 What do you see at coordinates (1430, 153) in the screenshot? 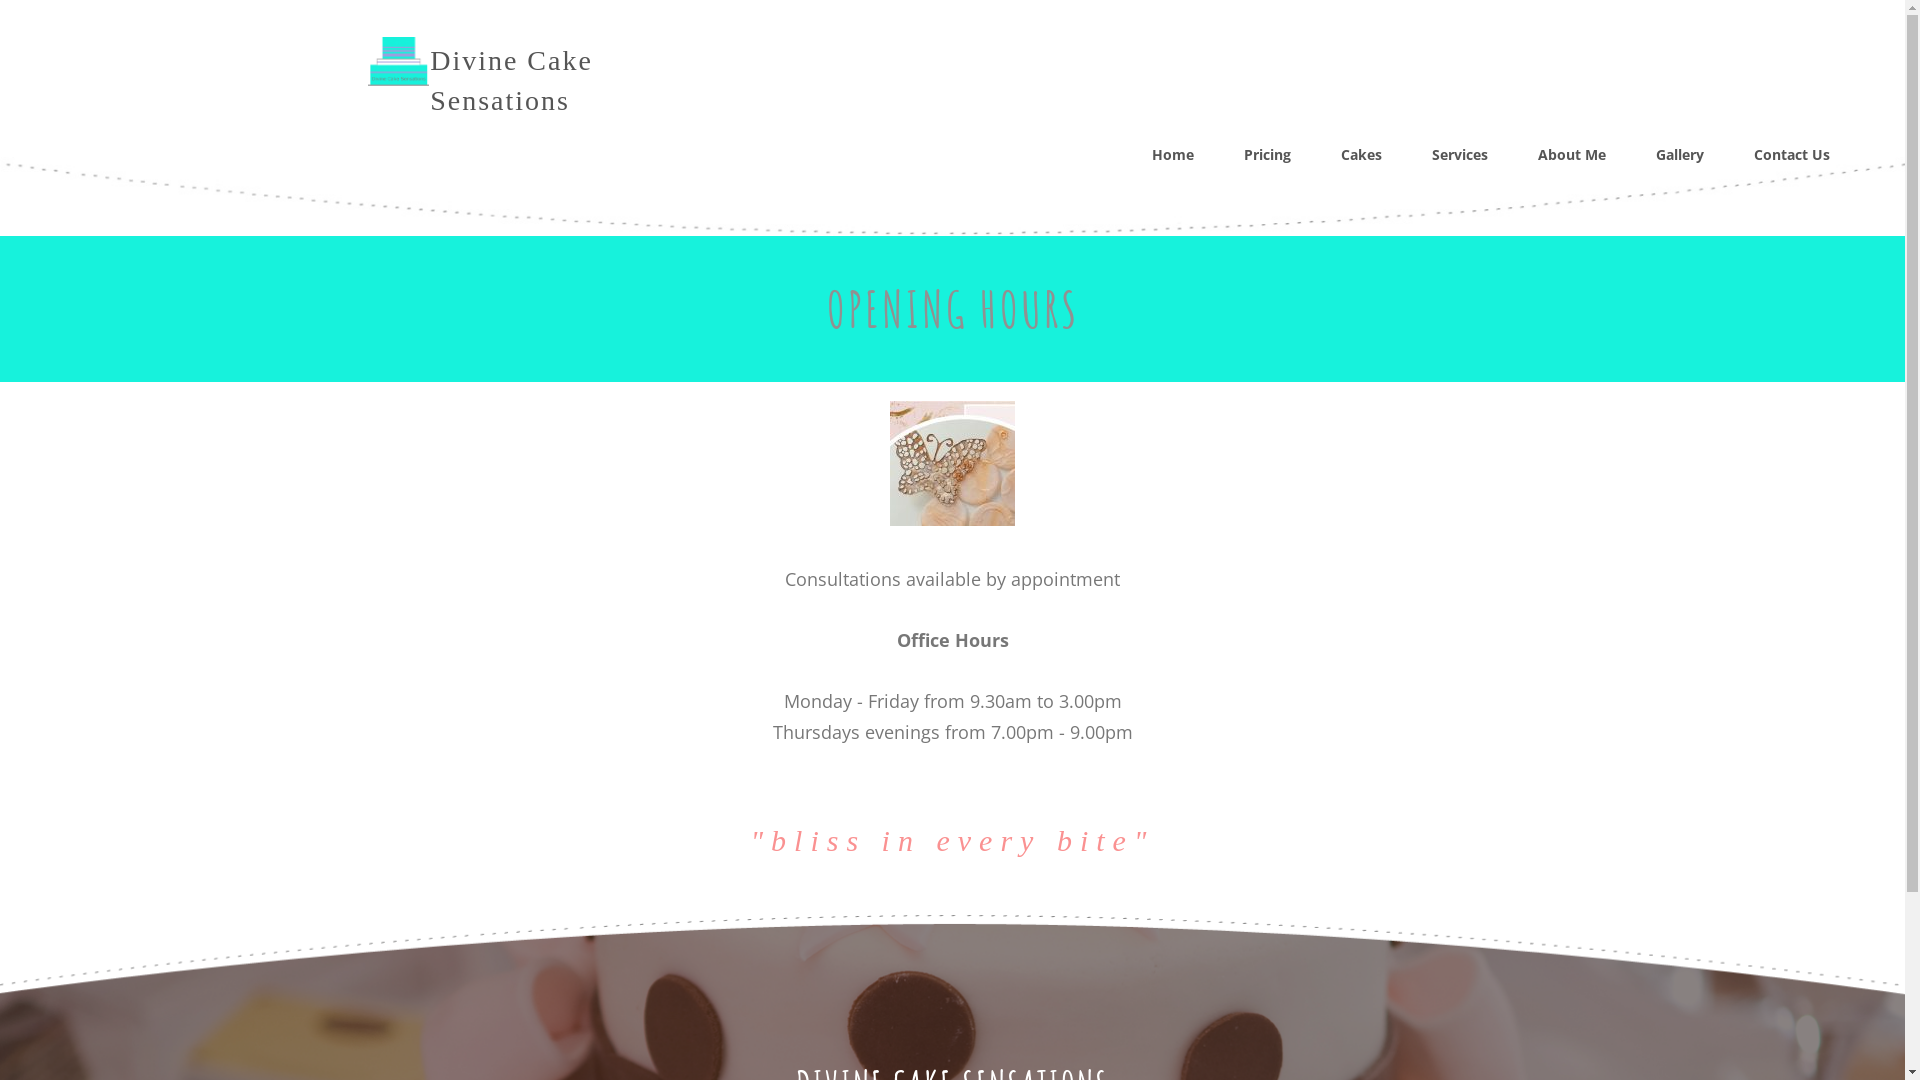
I see `'Services'` at bounding box center [1430, 153].